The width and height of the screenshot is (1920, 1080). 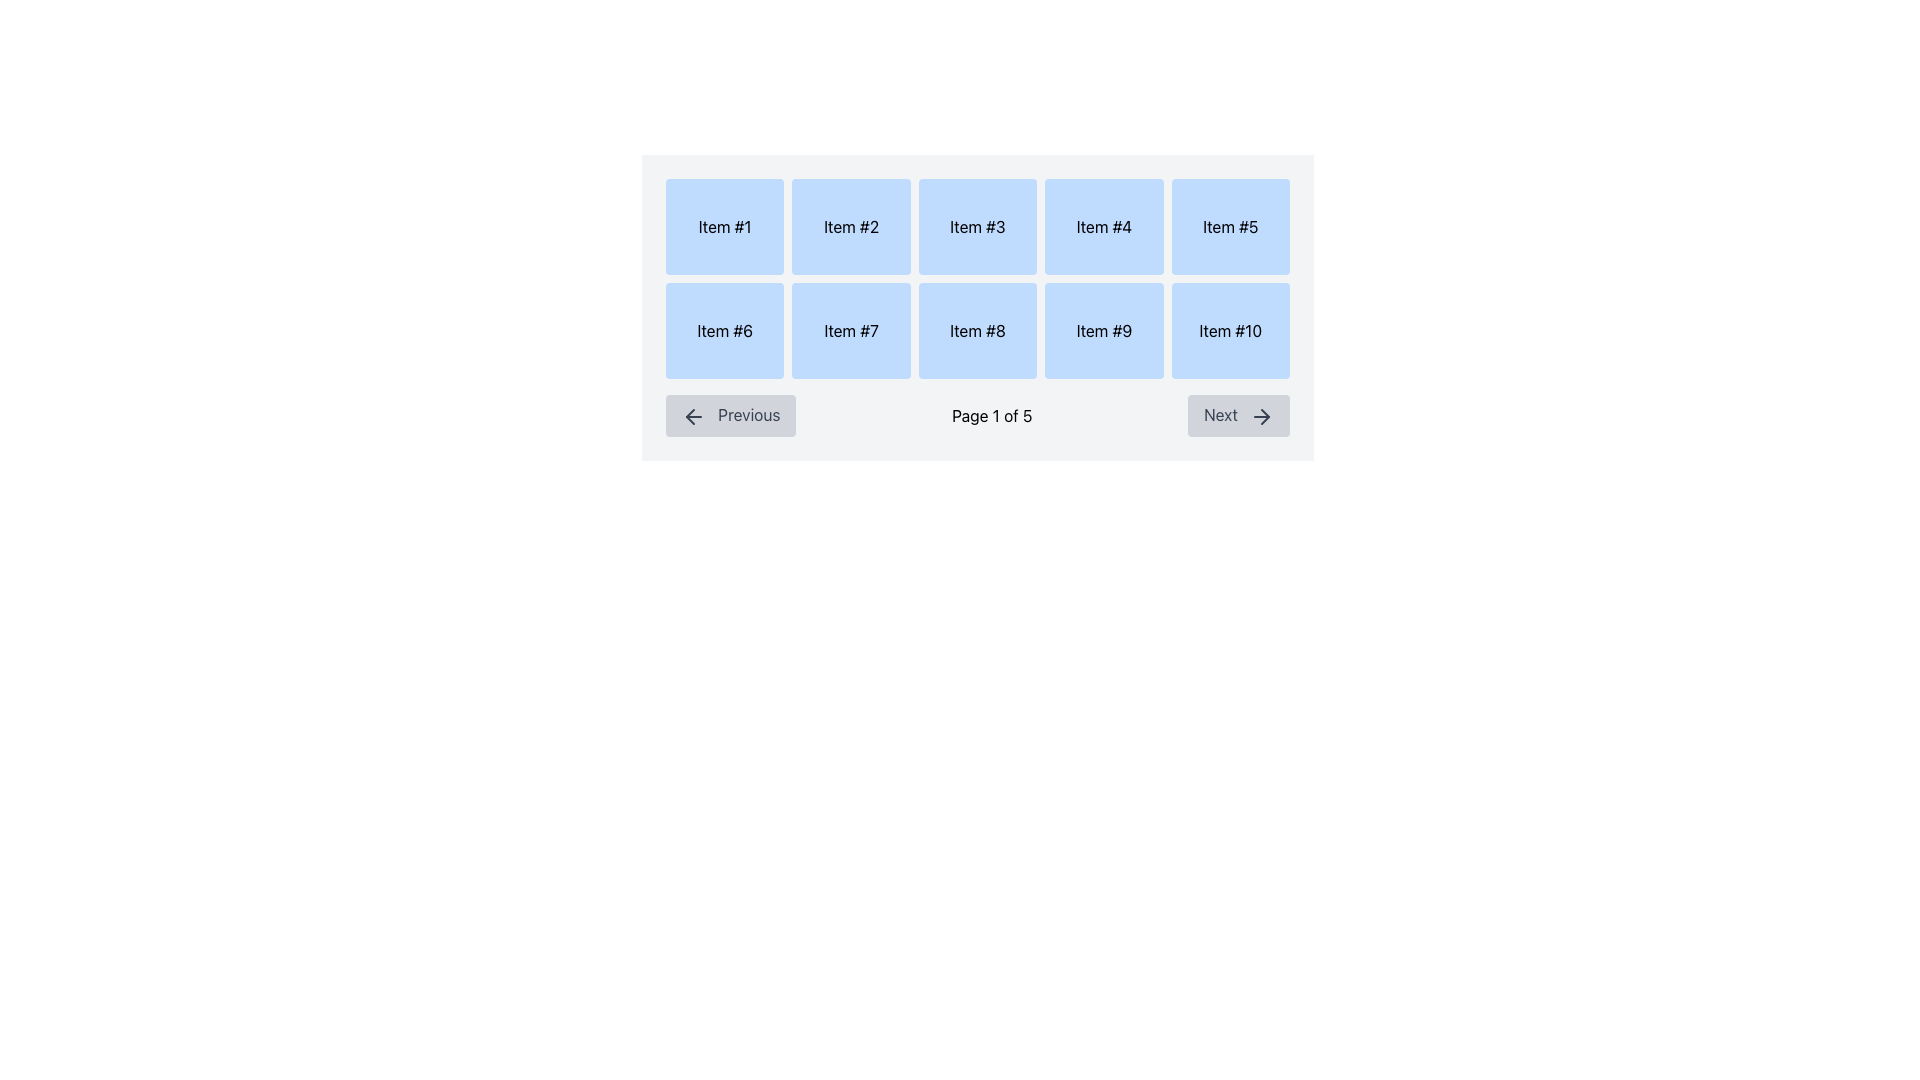 What do you see at coordinates (992, 414) in the screenshot?
I see `the Text label that indicates the user's current position and total number of pages in the pagination system, located at the center of the pagination controls between the 'Previous' and 'Next' buttons` at bounding box center [992, 414].